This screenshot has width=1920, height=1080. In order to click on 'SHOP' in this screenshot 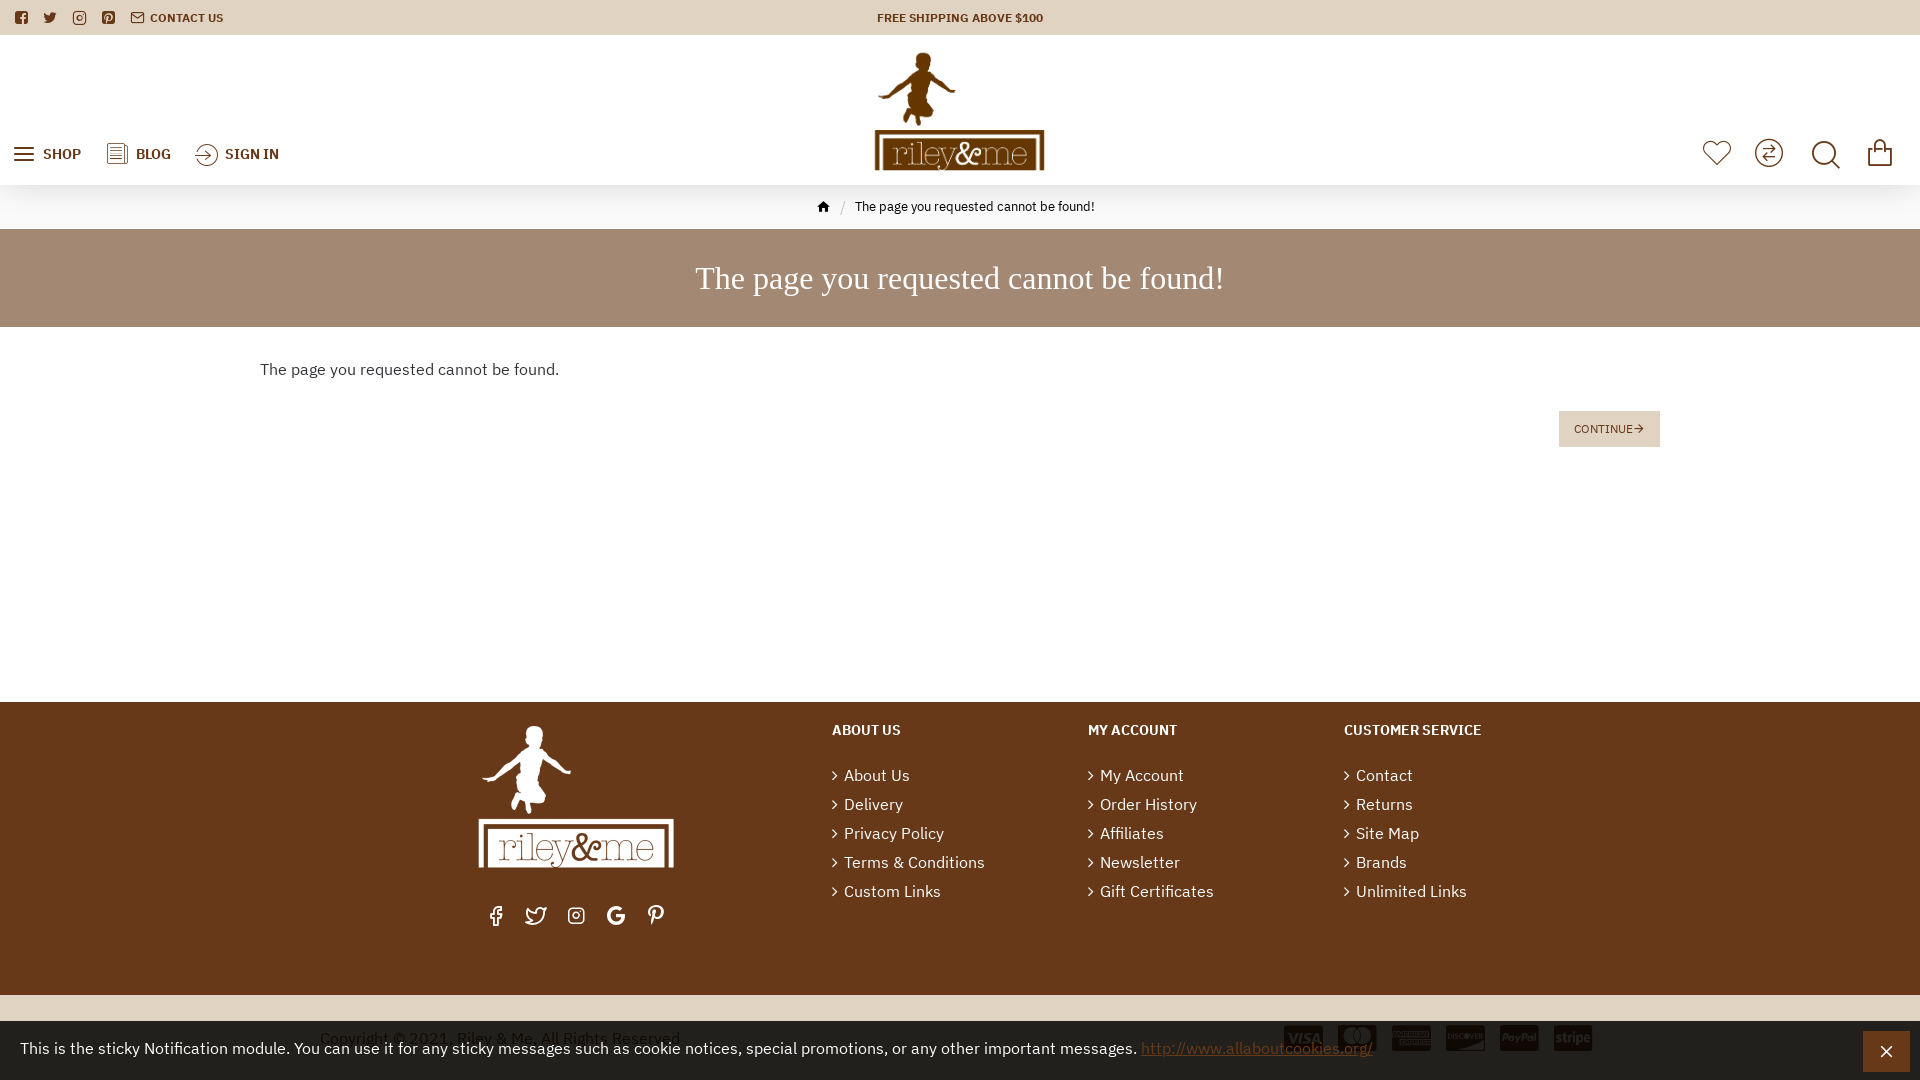, I will do `click(46, 110)`.